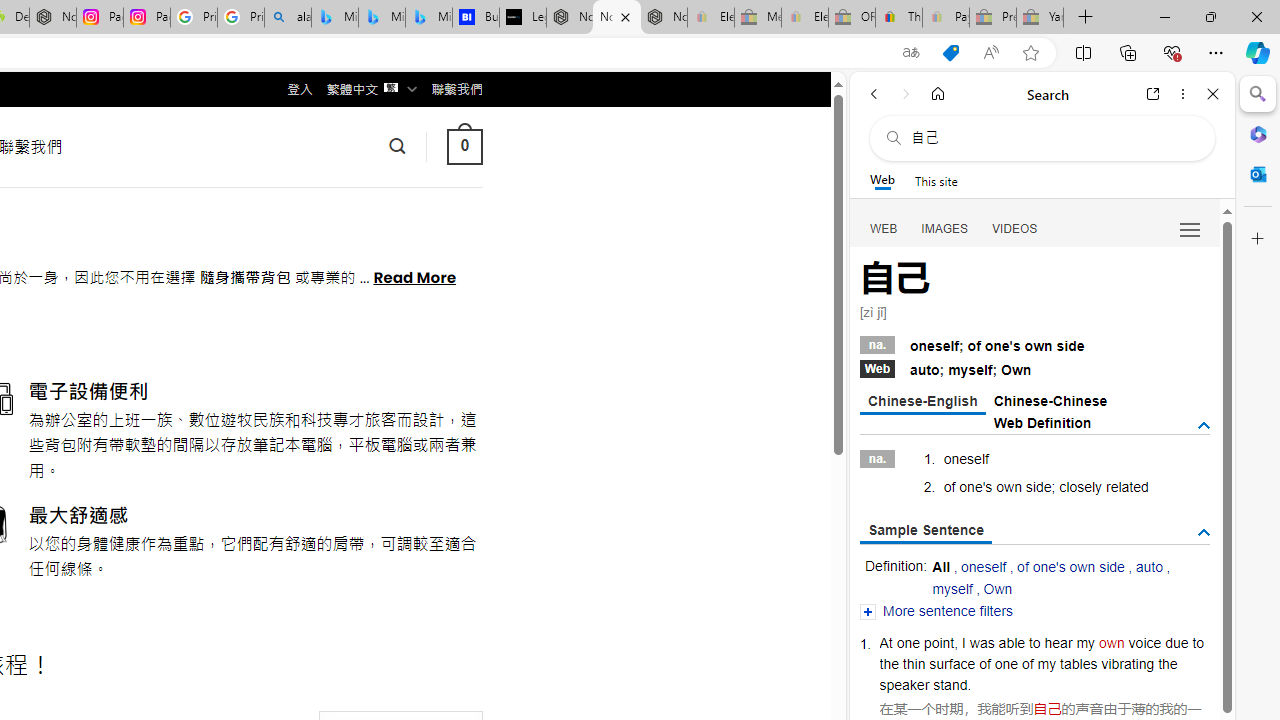  Describe the element at coordinates (335, 17) in the screenshot. I see `'Microsoft Bing Travel - Flights from Hong Kong to Bangkok'` at that location.